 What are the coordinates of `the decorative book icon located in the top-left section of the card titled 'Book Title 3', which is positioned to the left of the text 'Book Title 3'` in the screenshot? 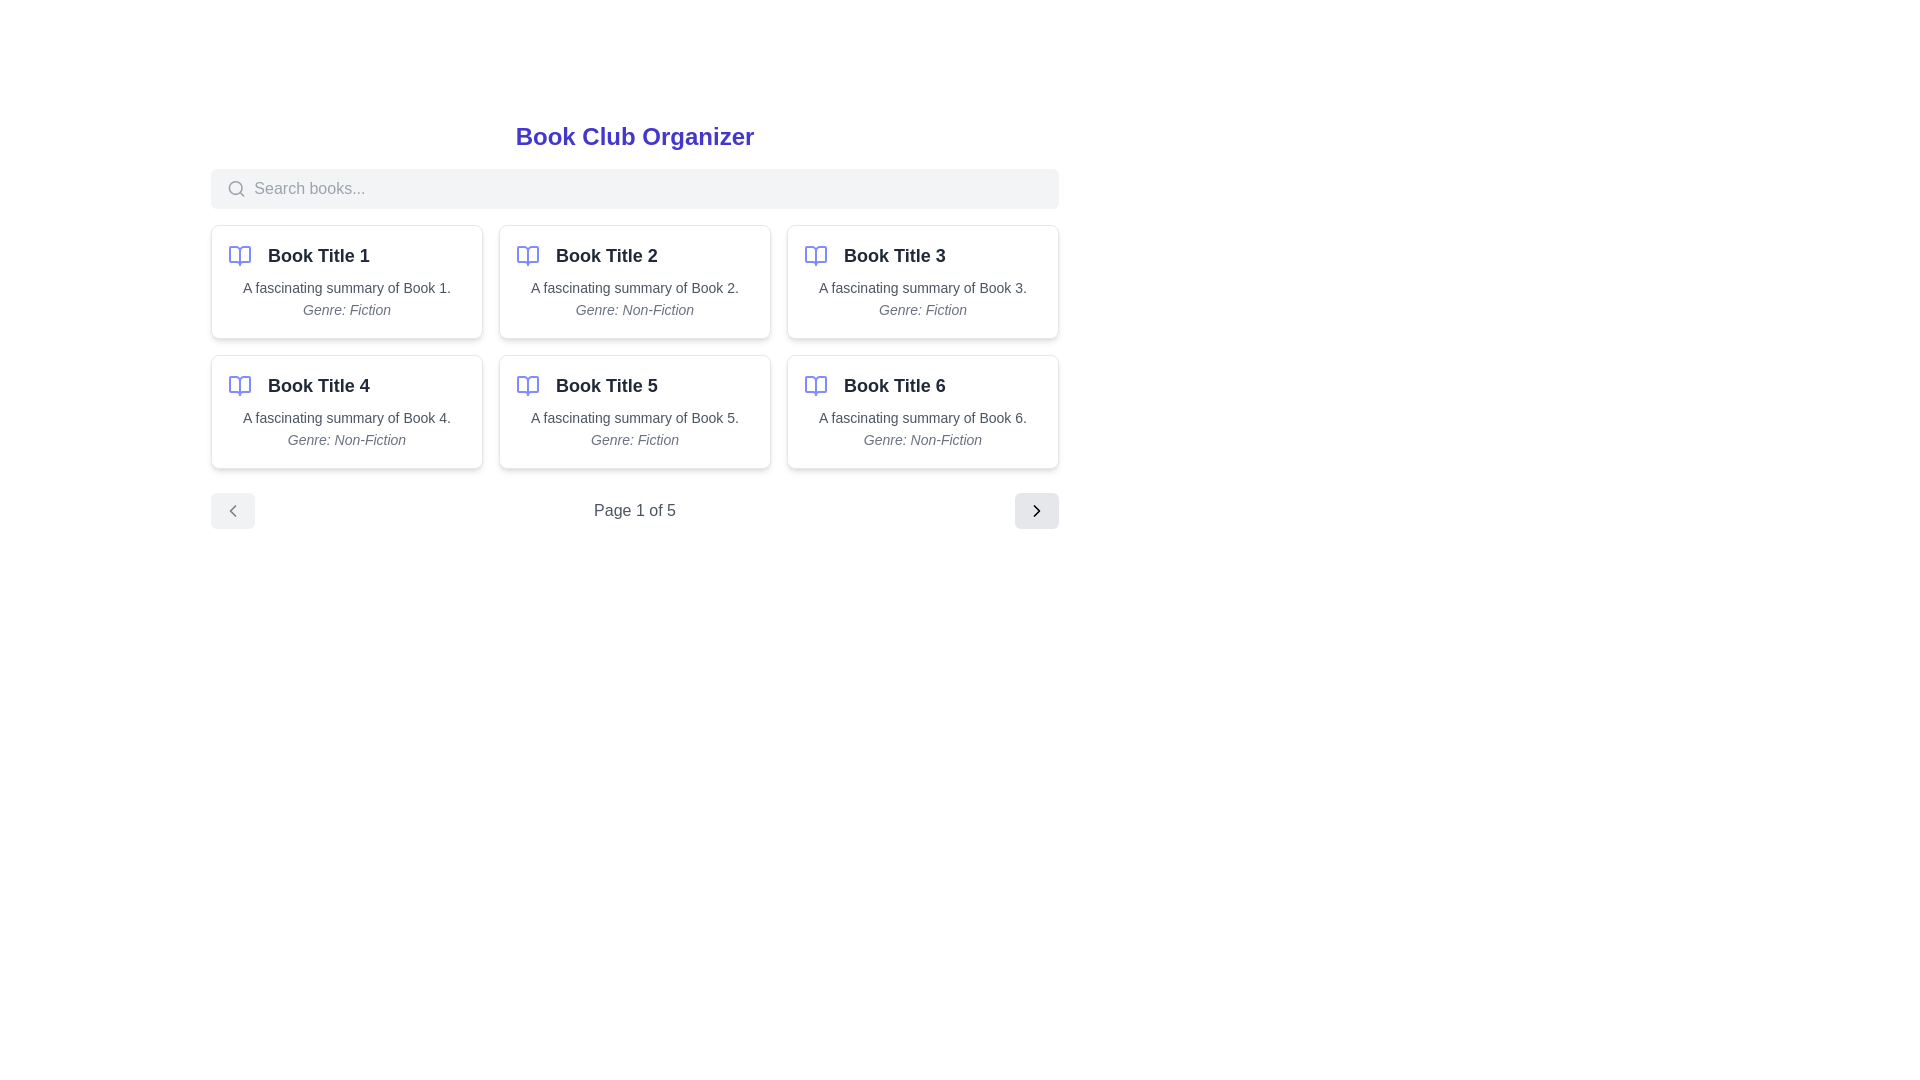 It's located at (816, 254).